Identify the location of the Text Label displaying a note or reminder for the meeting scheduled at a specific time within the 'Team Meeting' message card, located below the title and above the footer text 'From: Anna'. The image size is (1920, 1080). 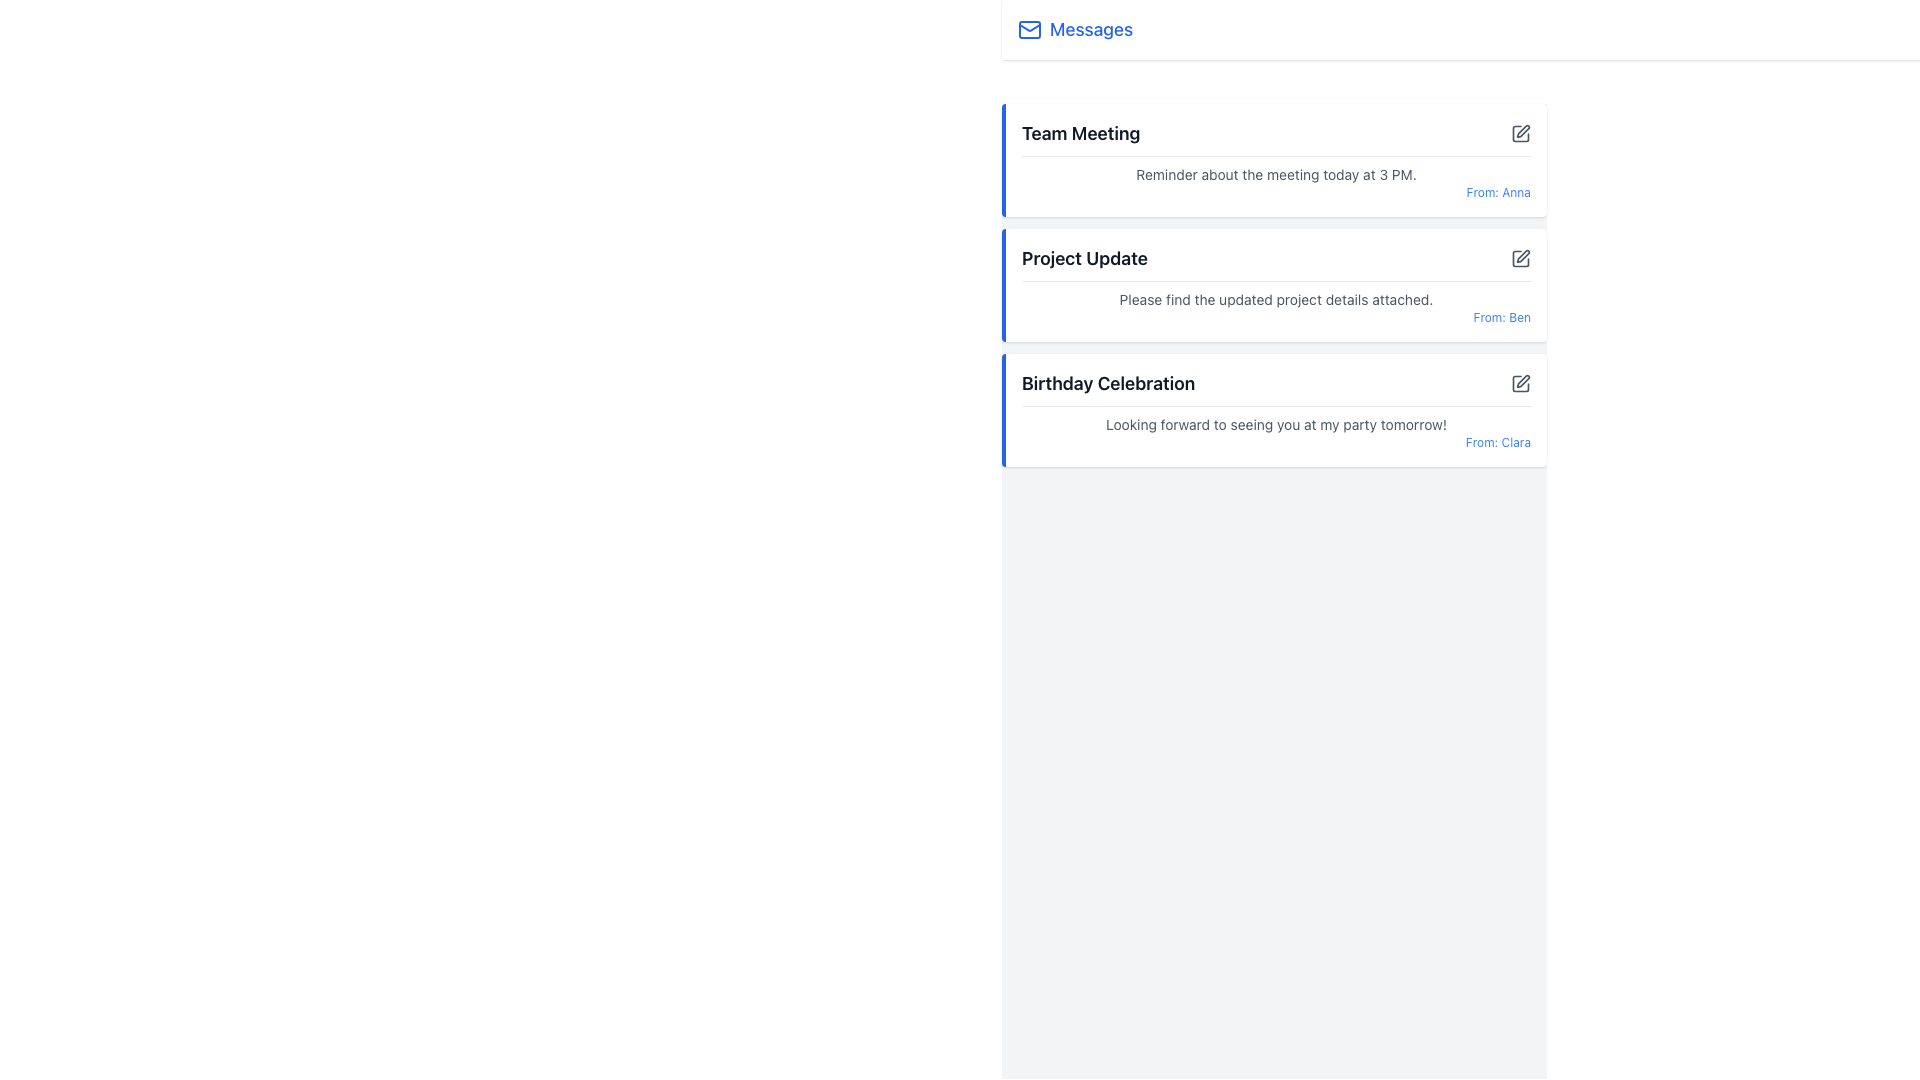
(1275, 169).